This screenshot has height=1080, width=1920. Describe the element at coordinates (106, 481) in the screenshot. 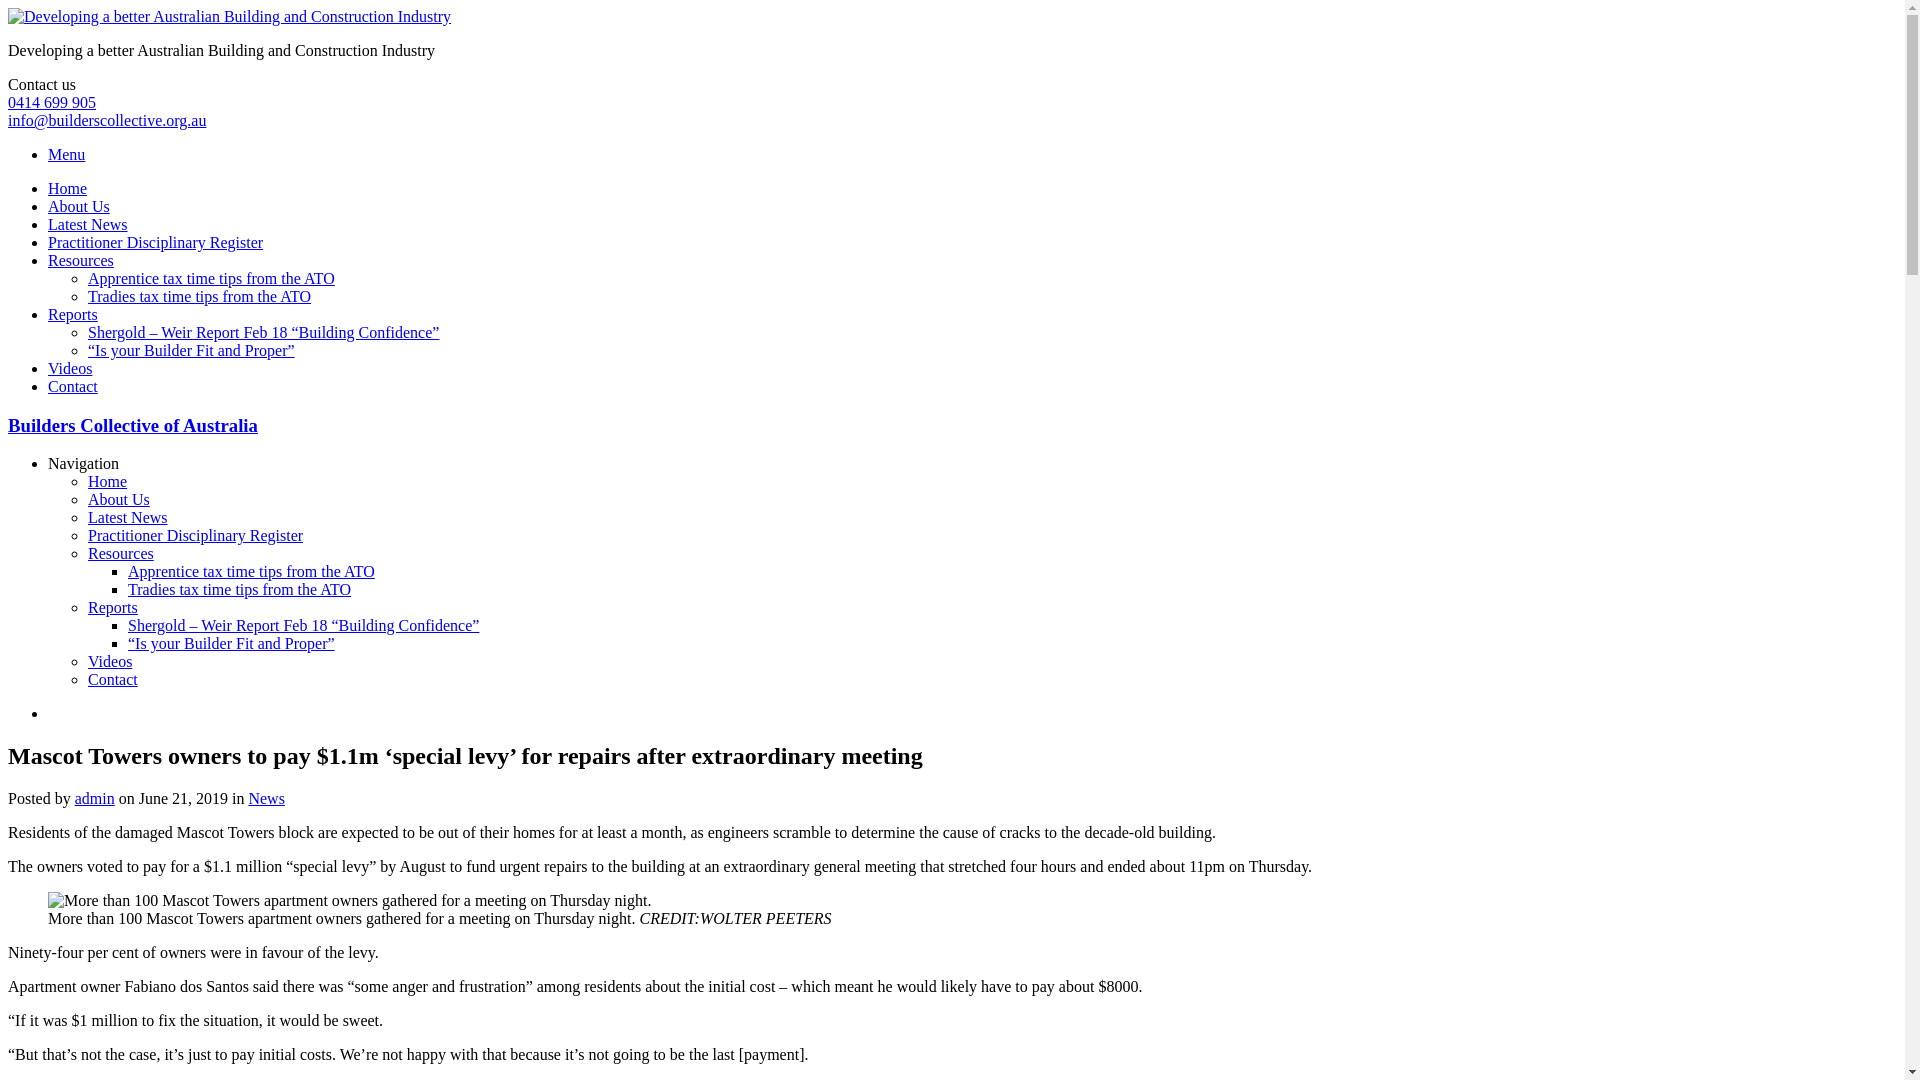

I see `'Home'` at that location.